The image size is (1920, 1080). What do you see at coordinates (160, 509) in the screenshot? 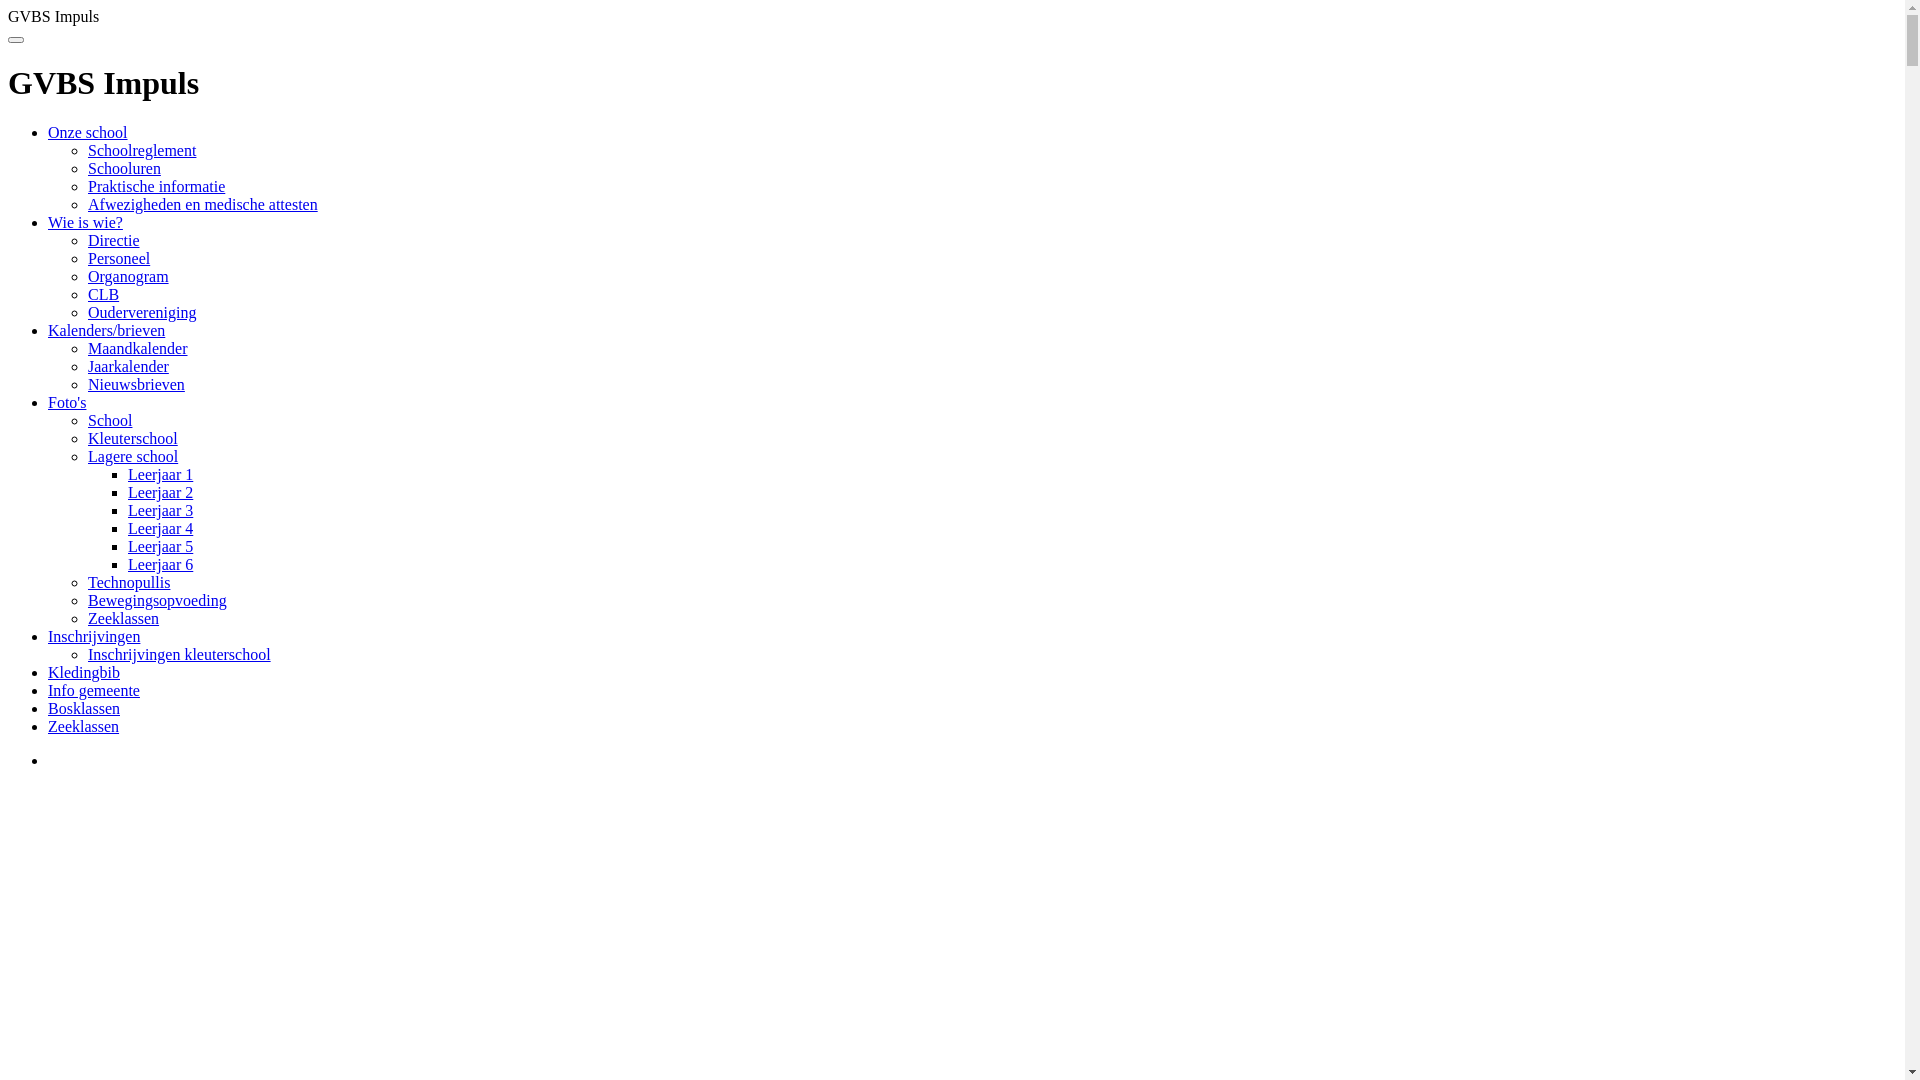
I see `'Leerjaar 3'` at bounding box center [160, 509].